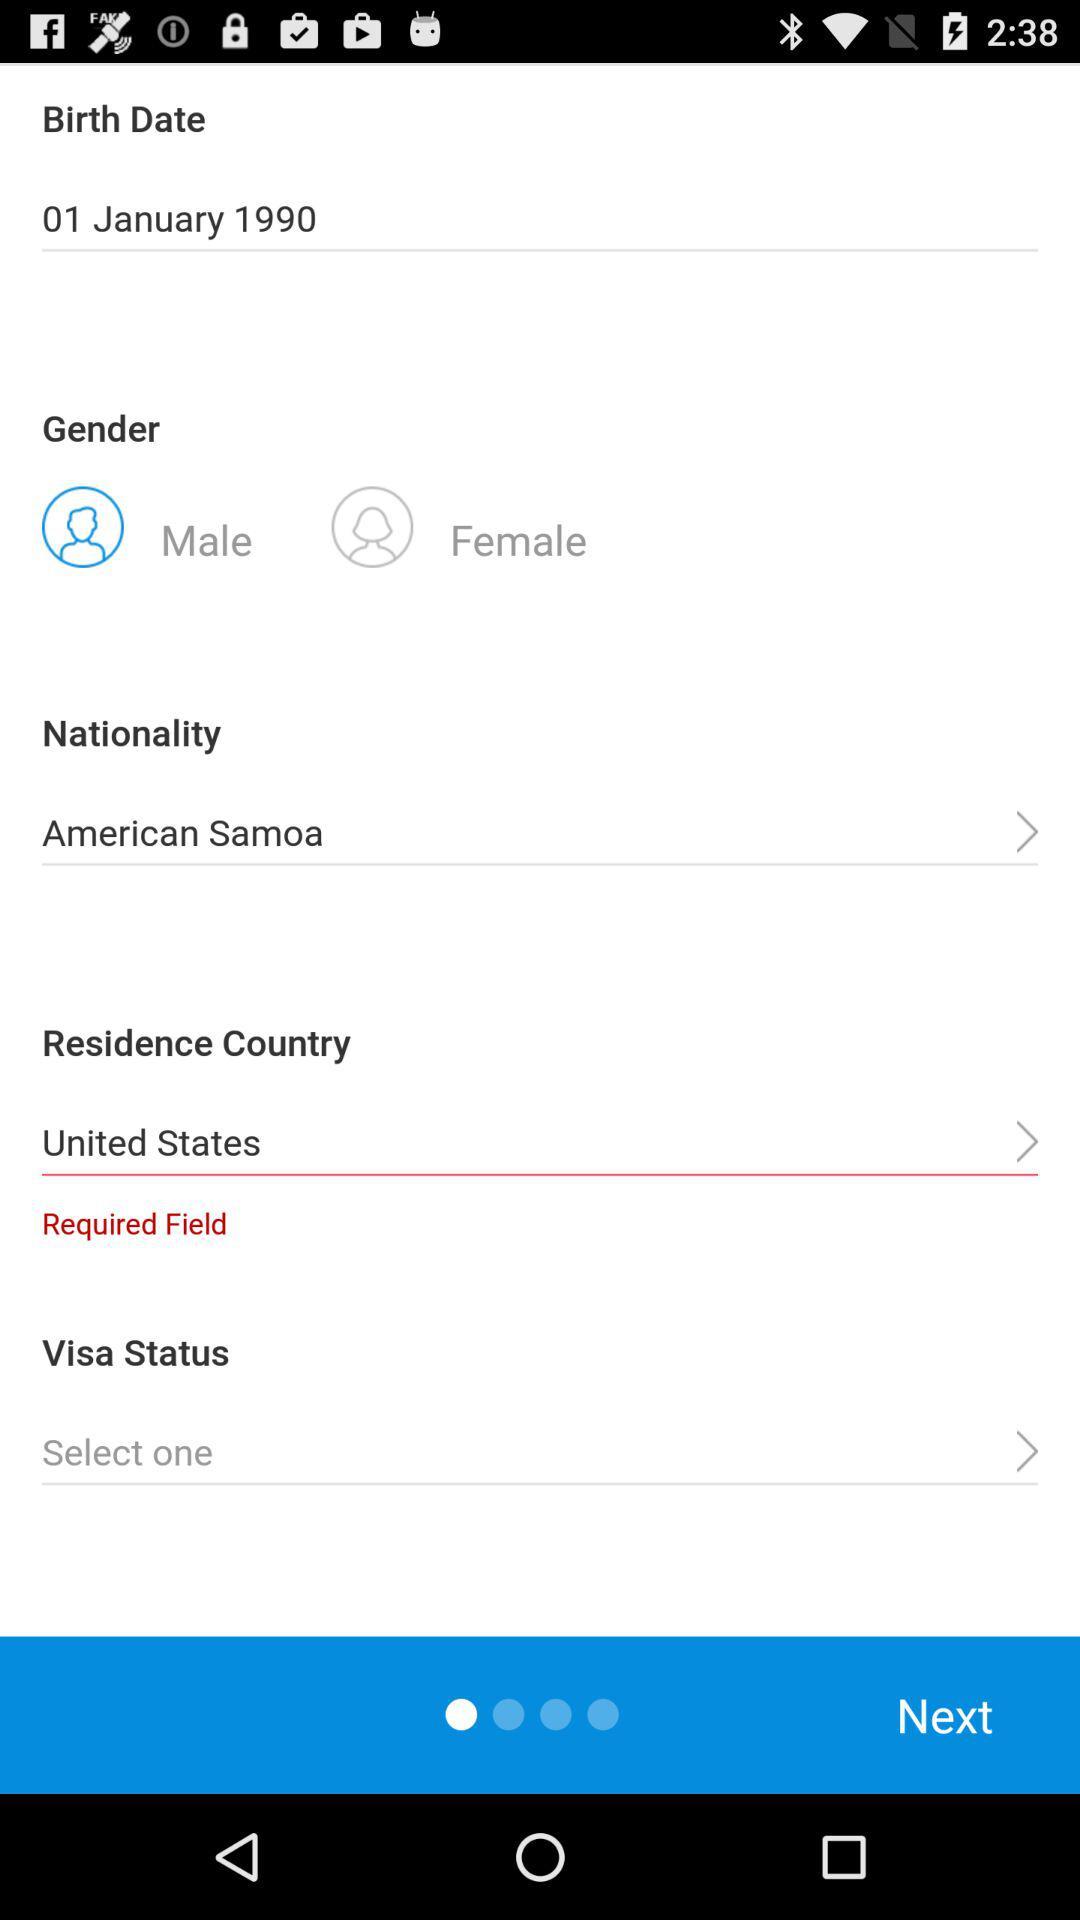  I want to click on item below the 01 january 1990 item, so click(459, 525).